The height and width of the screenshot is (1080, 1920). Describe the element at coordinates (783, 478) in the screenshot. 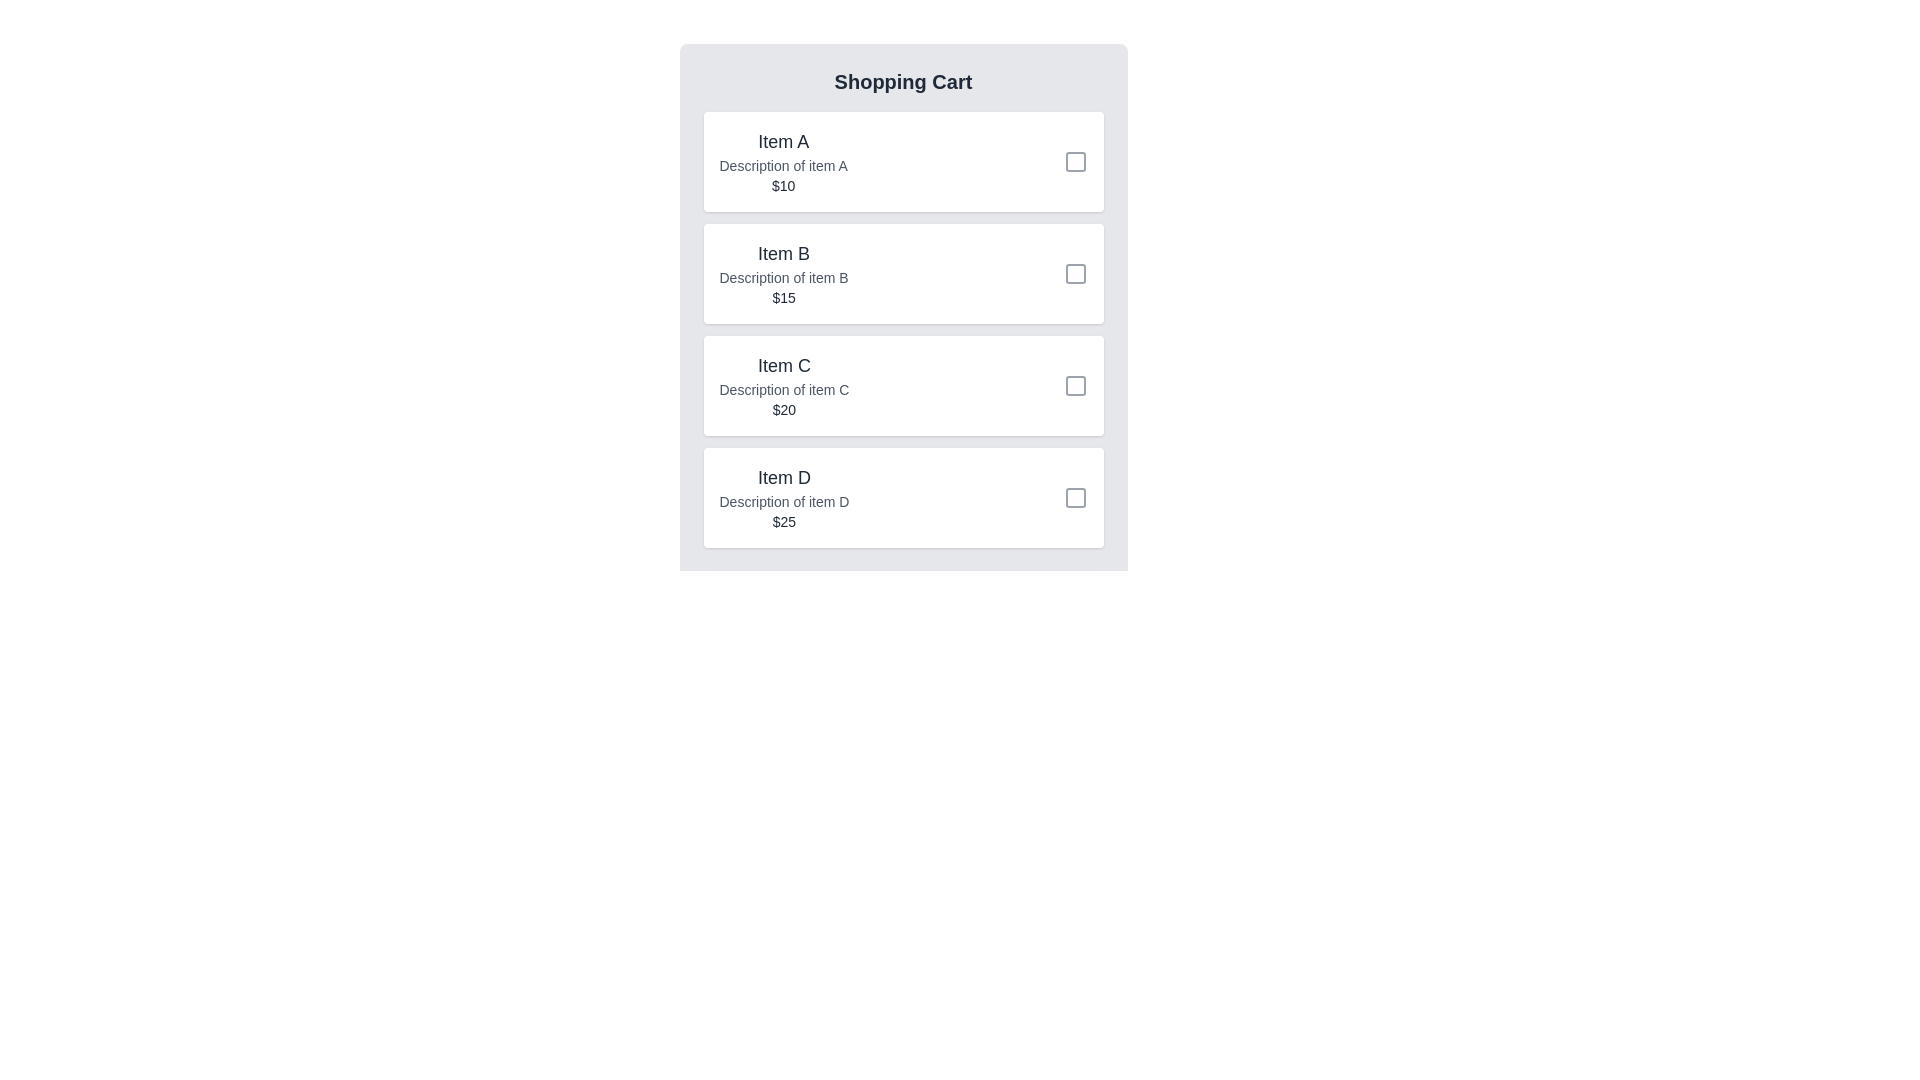

I see `the static text label that identifies 'Item D', which is positioned at the top-left corner of its section` at that location.